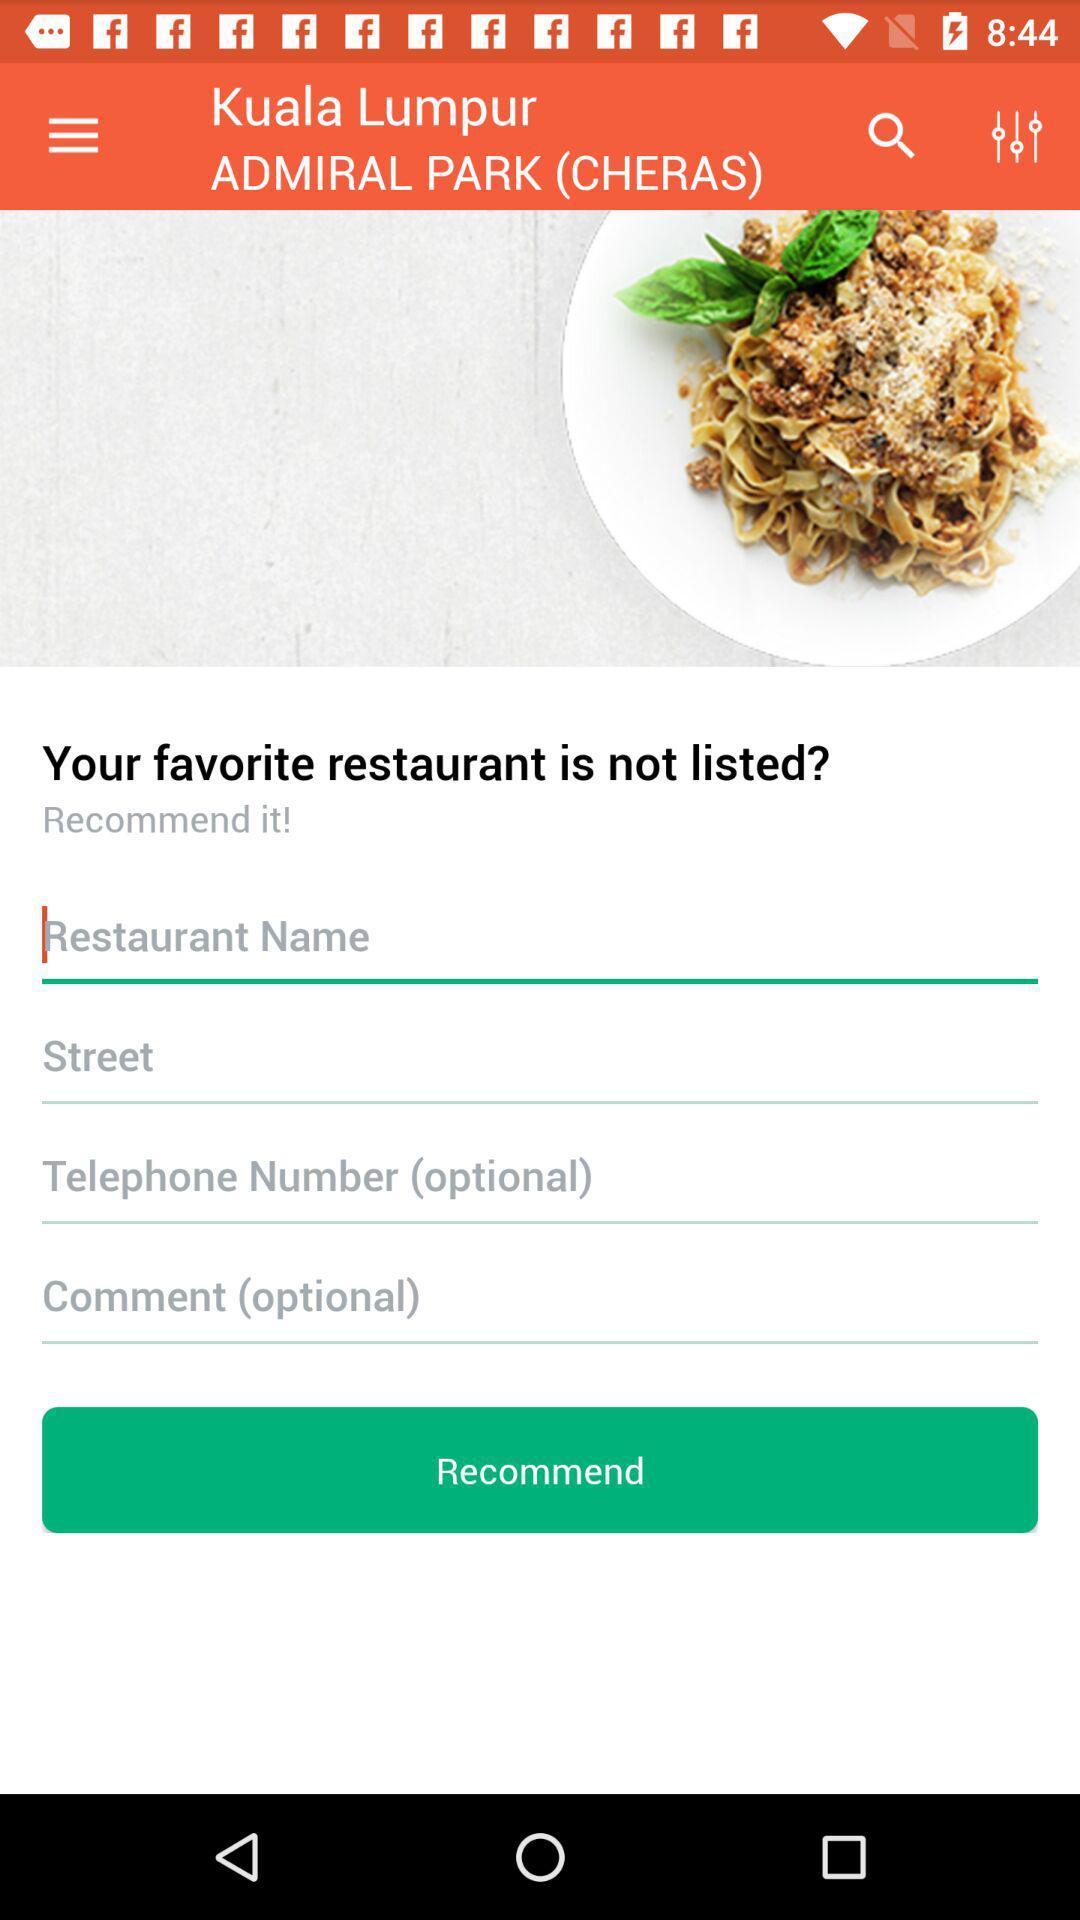 The height and width of the screenshot is (1920, 1080). What do you see at coordinates (72, 135) in the screenshot?
I see `the icon to the left of kuala lumpur icon` at bounding box center [72, 135].